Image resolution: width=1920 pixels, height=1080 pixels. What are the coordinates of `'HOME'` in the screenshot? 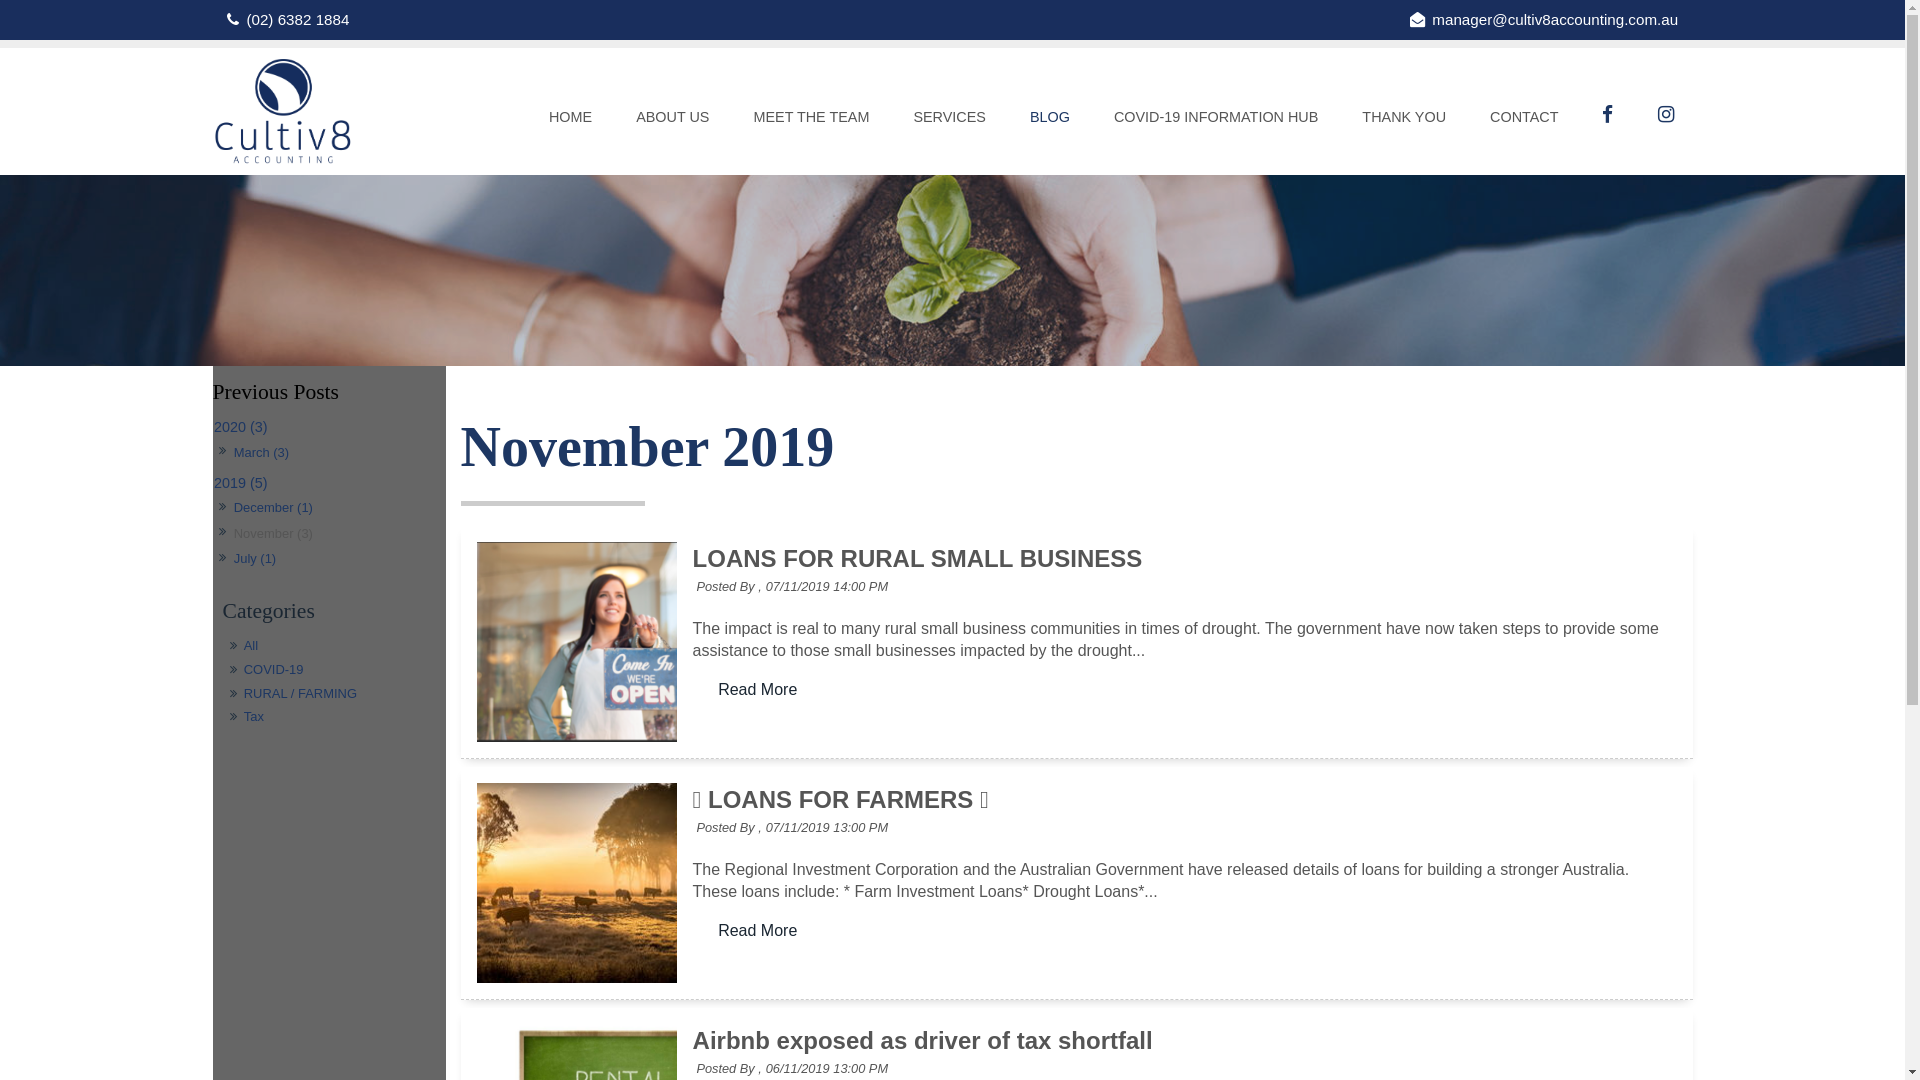 It's located at (569, 119).